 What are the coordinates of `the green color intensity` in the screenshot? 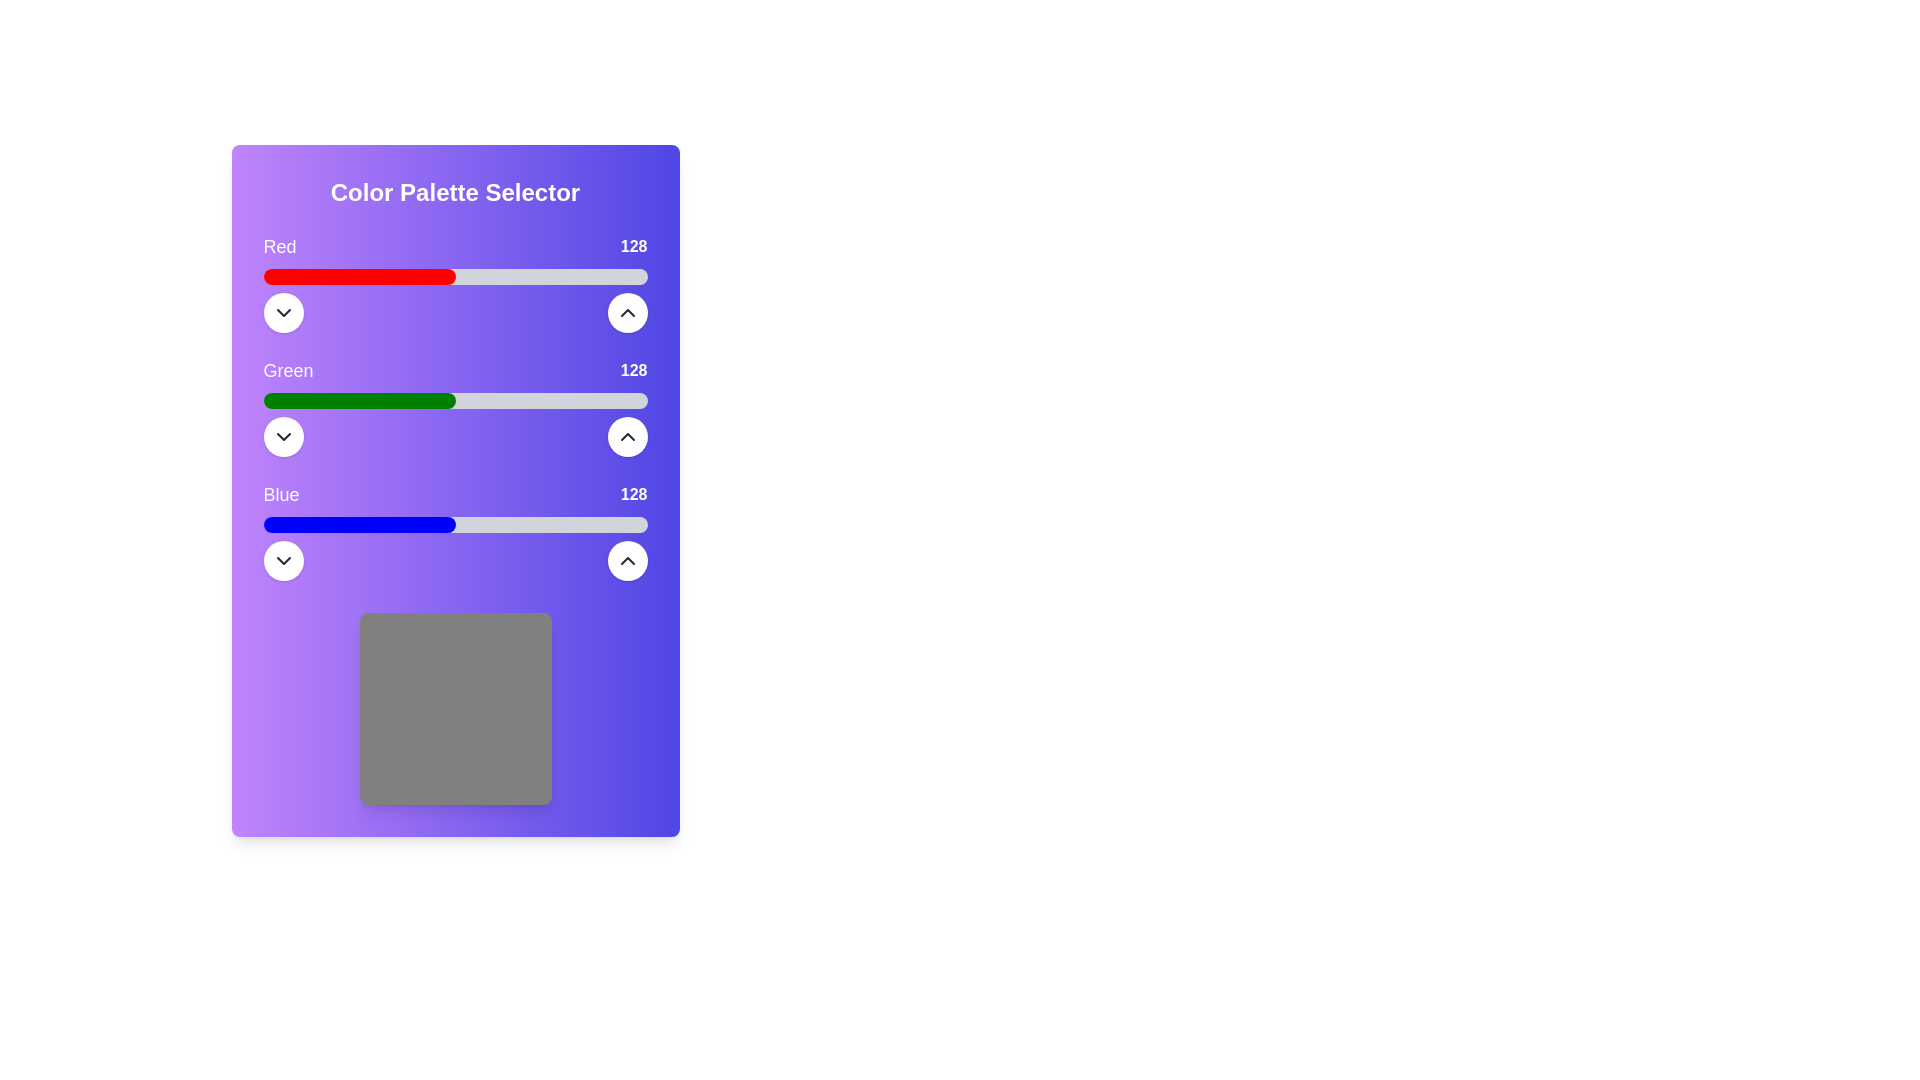 It's located at (425, 401).